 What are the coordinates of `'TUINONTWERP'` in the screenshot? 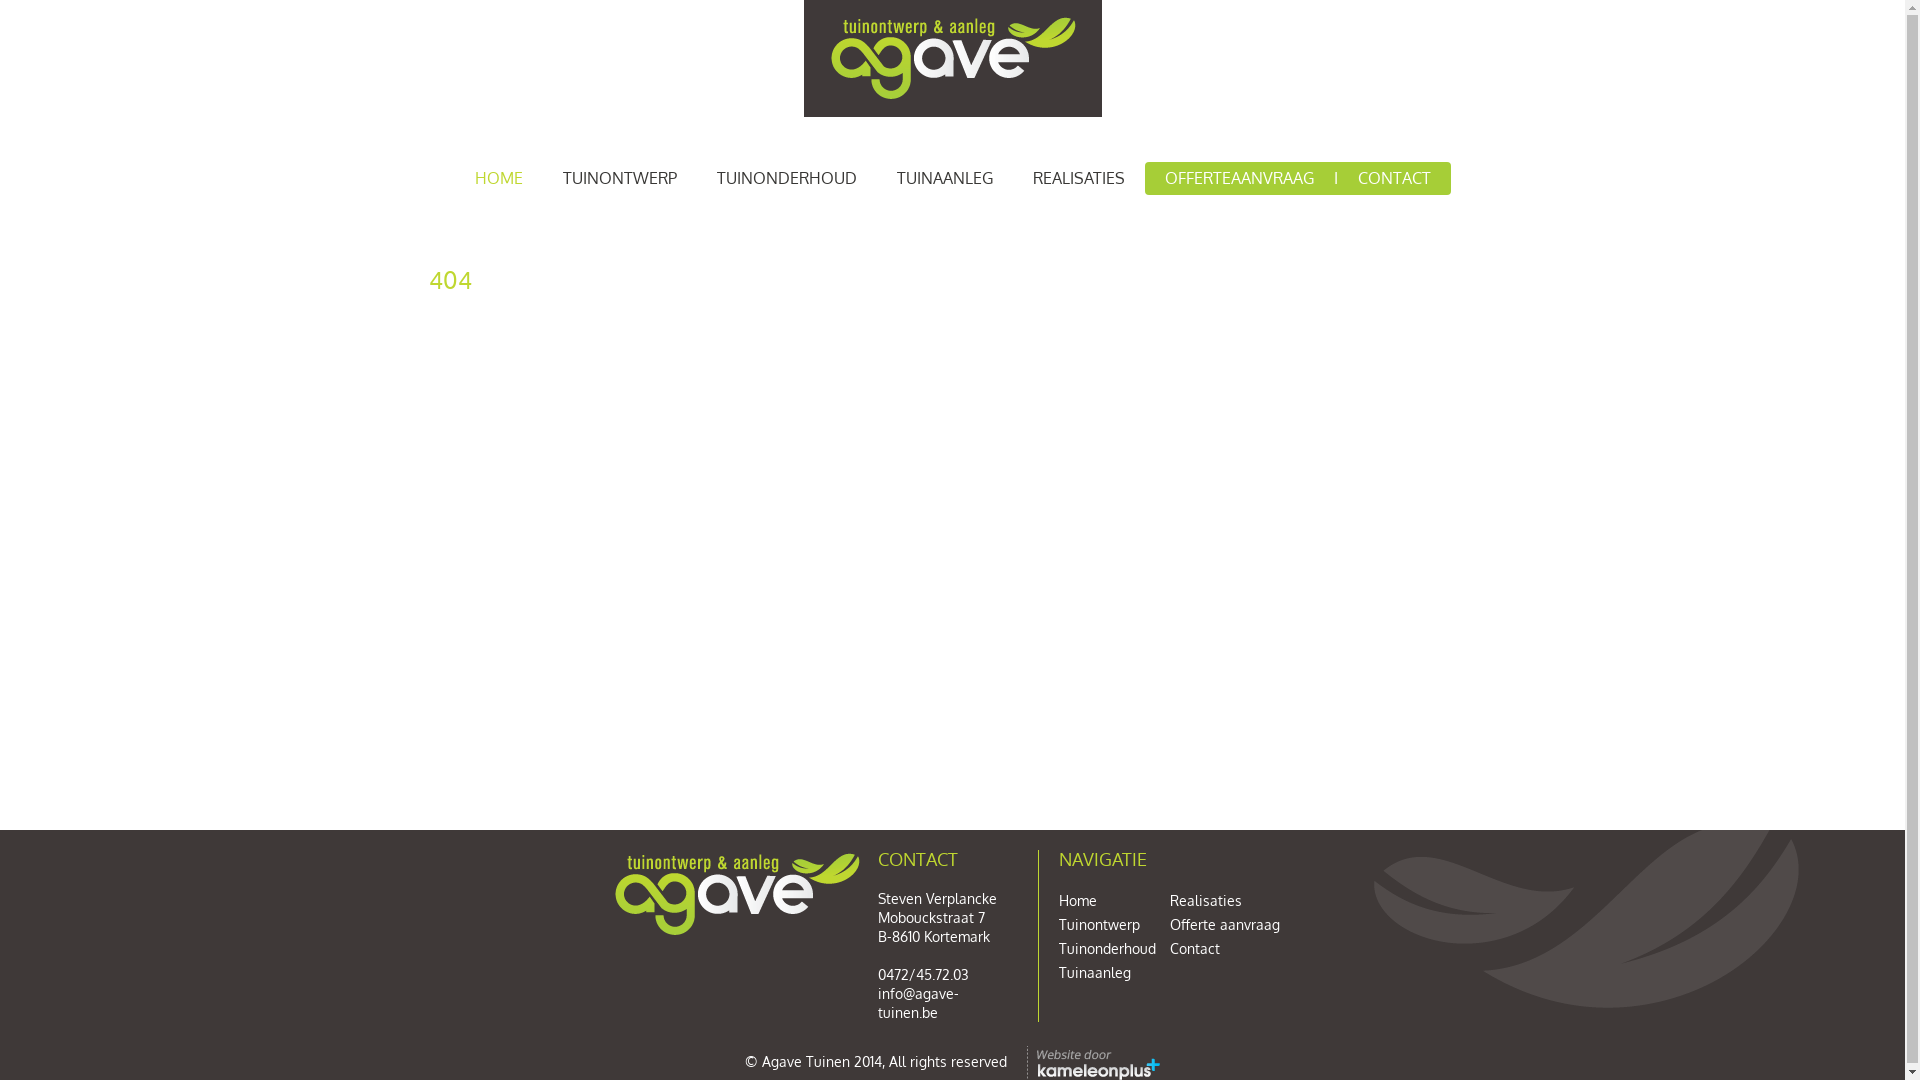 It's located at (618, 177).